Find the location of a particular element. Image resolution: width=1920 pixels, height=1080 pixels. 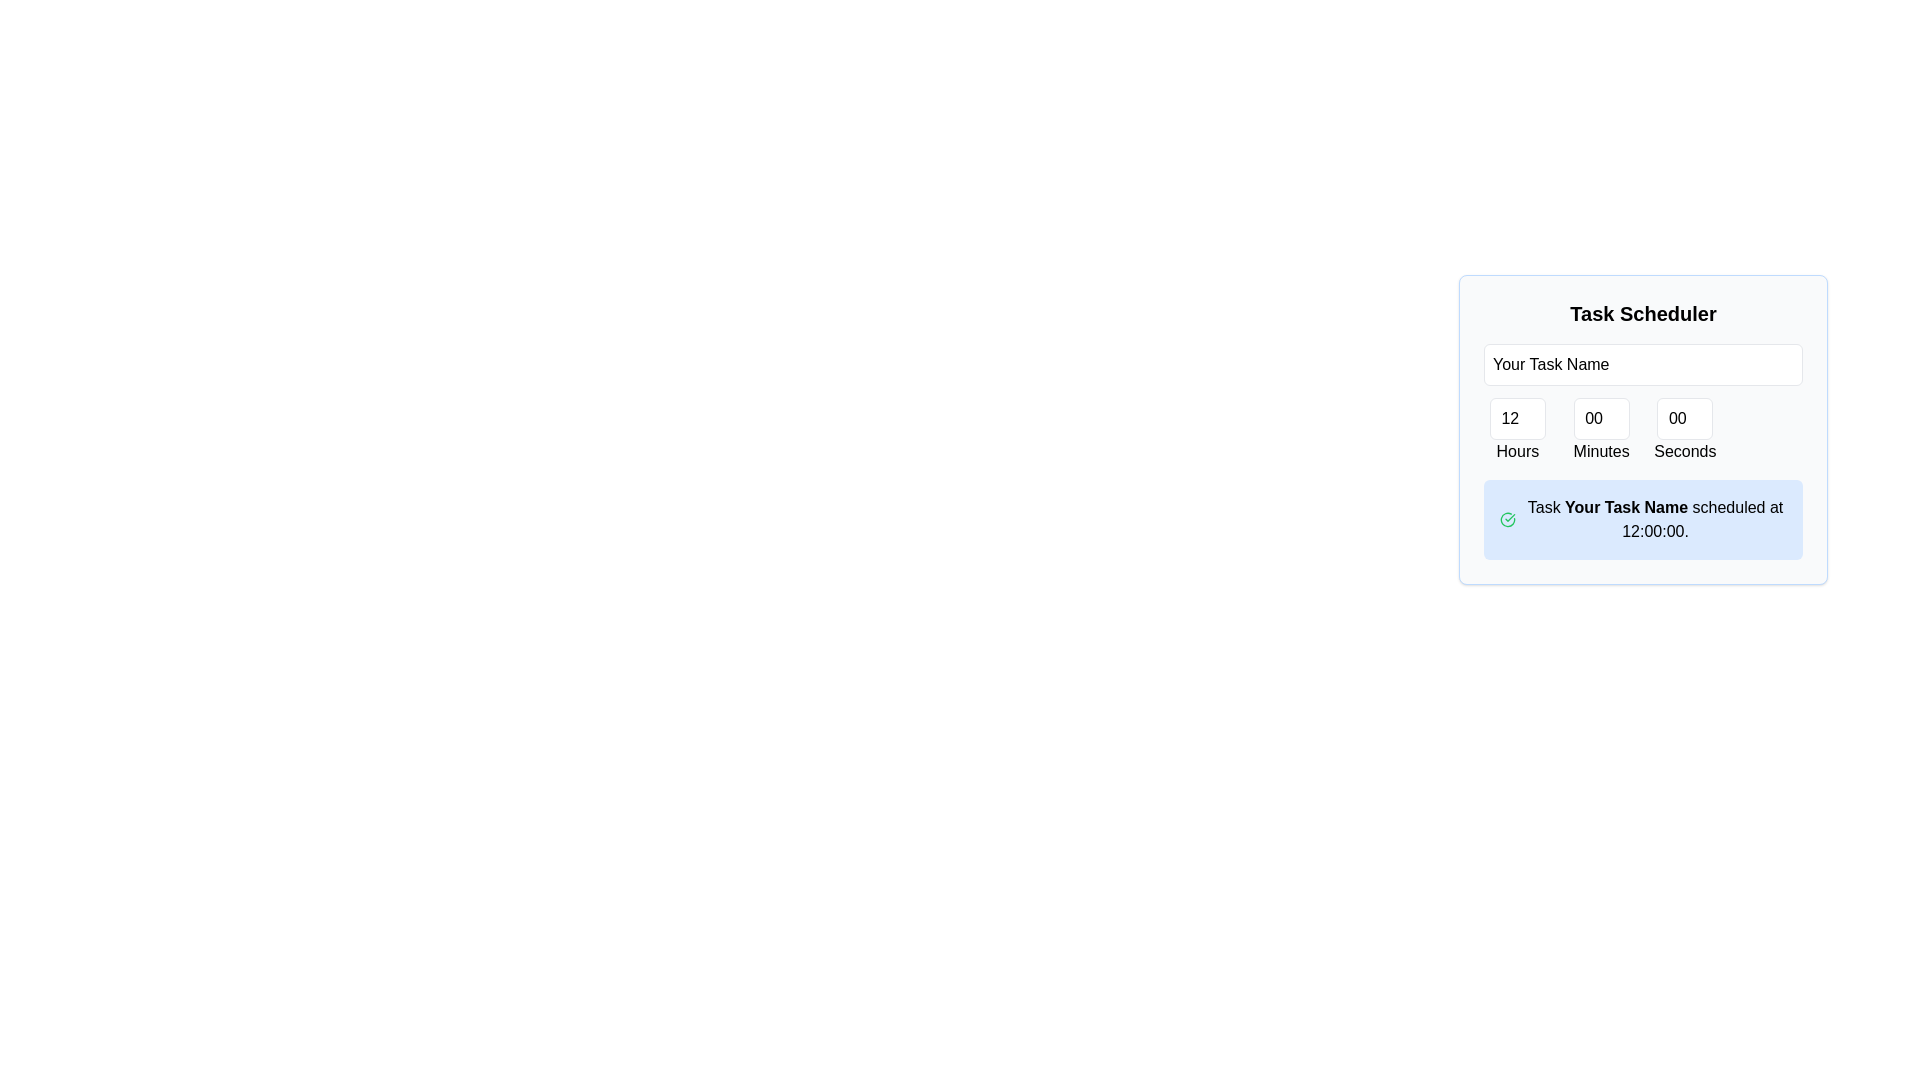

the rectangular number input field in the central 'Minutes' section to focus on it and type a new value is located at coordinates (1601, 418).